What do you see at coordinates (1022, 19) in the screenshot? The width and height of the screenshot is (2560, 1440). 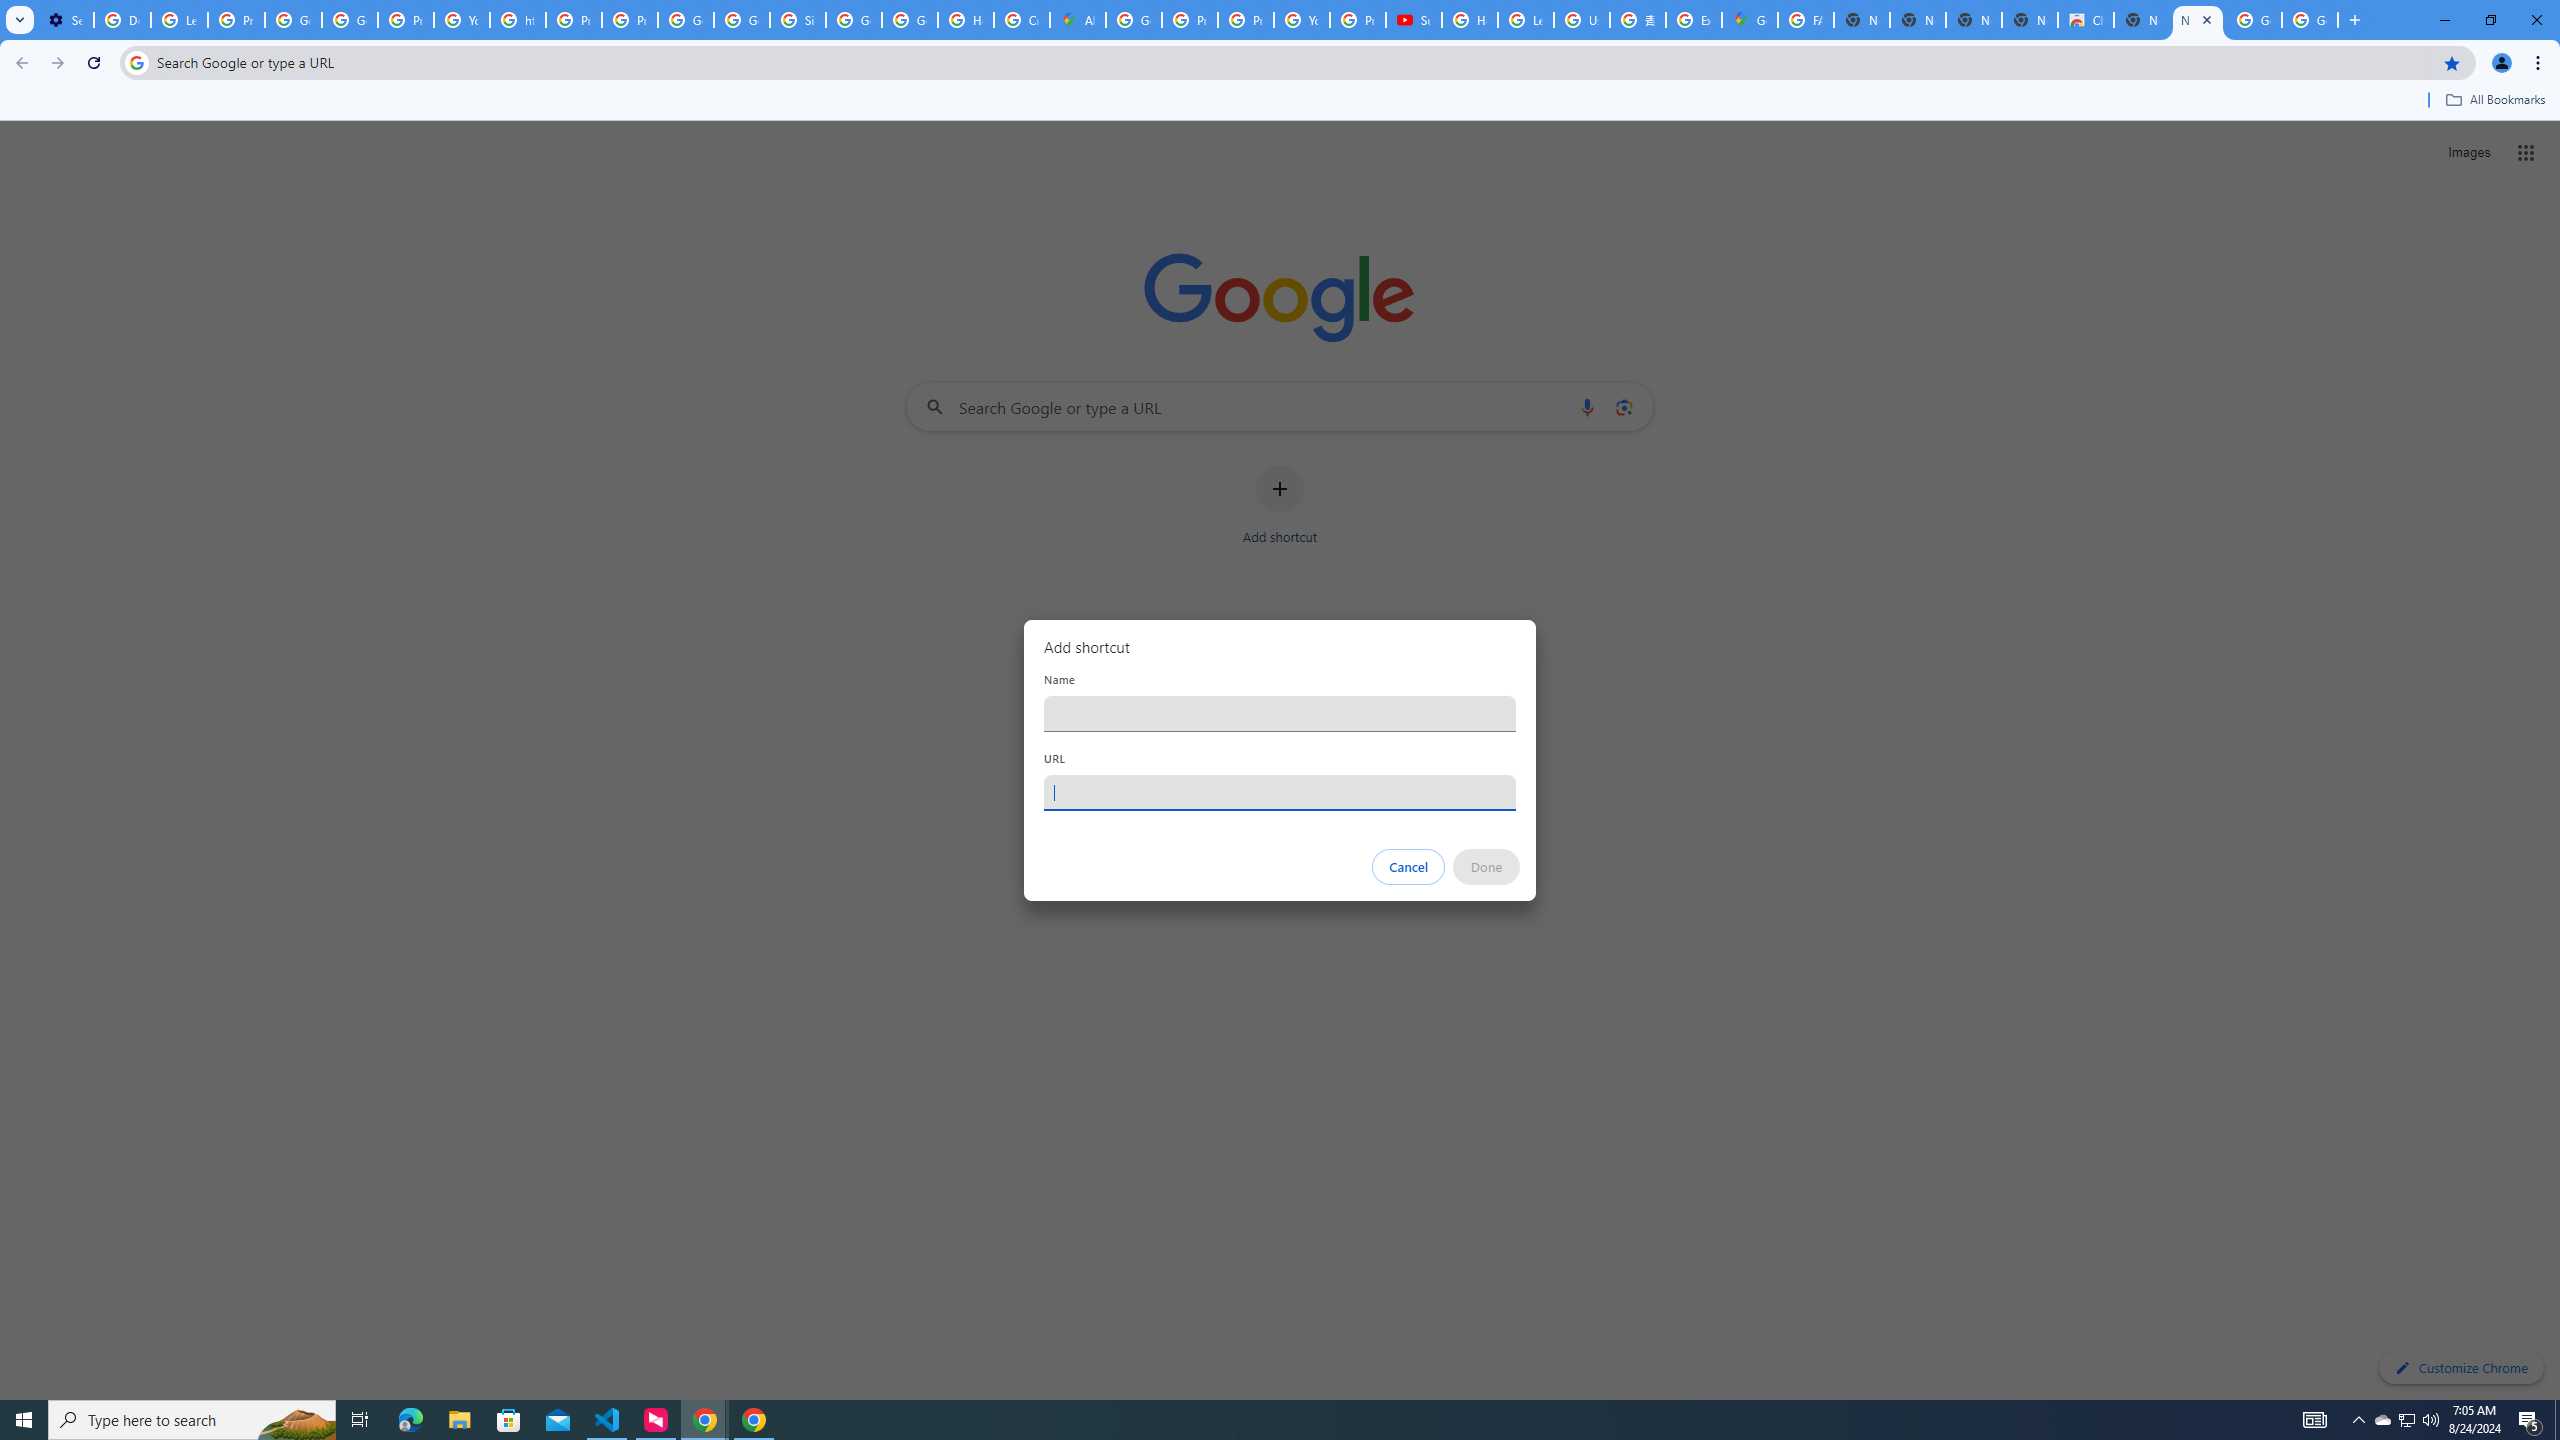 I see `'Create your Google Account'` at bounding box center [1022, 19].